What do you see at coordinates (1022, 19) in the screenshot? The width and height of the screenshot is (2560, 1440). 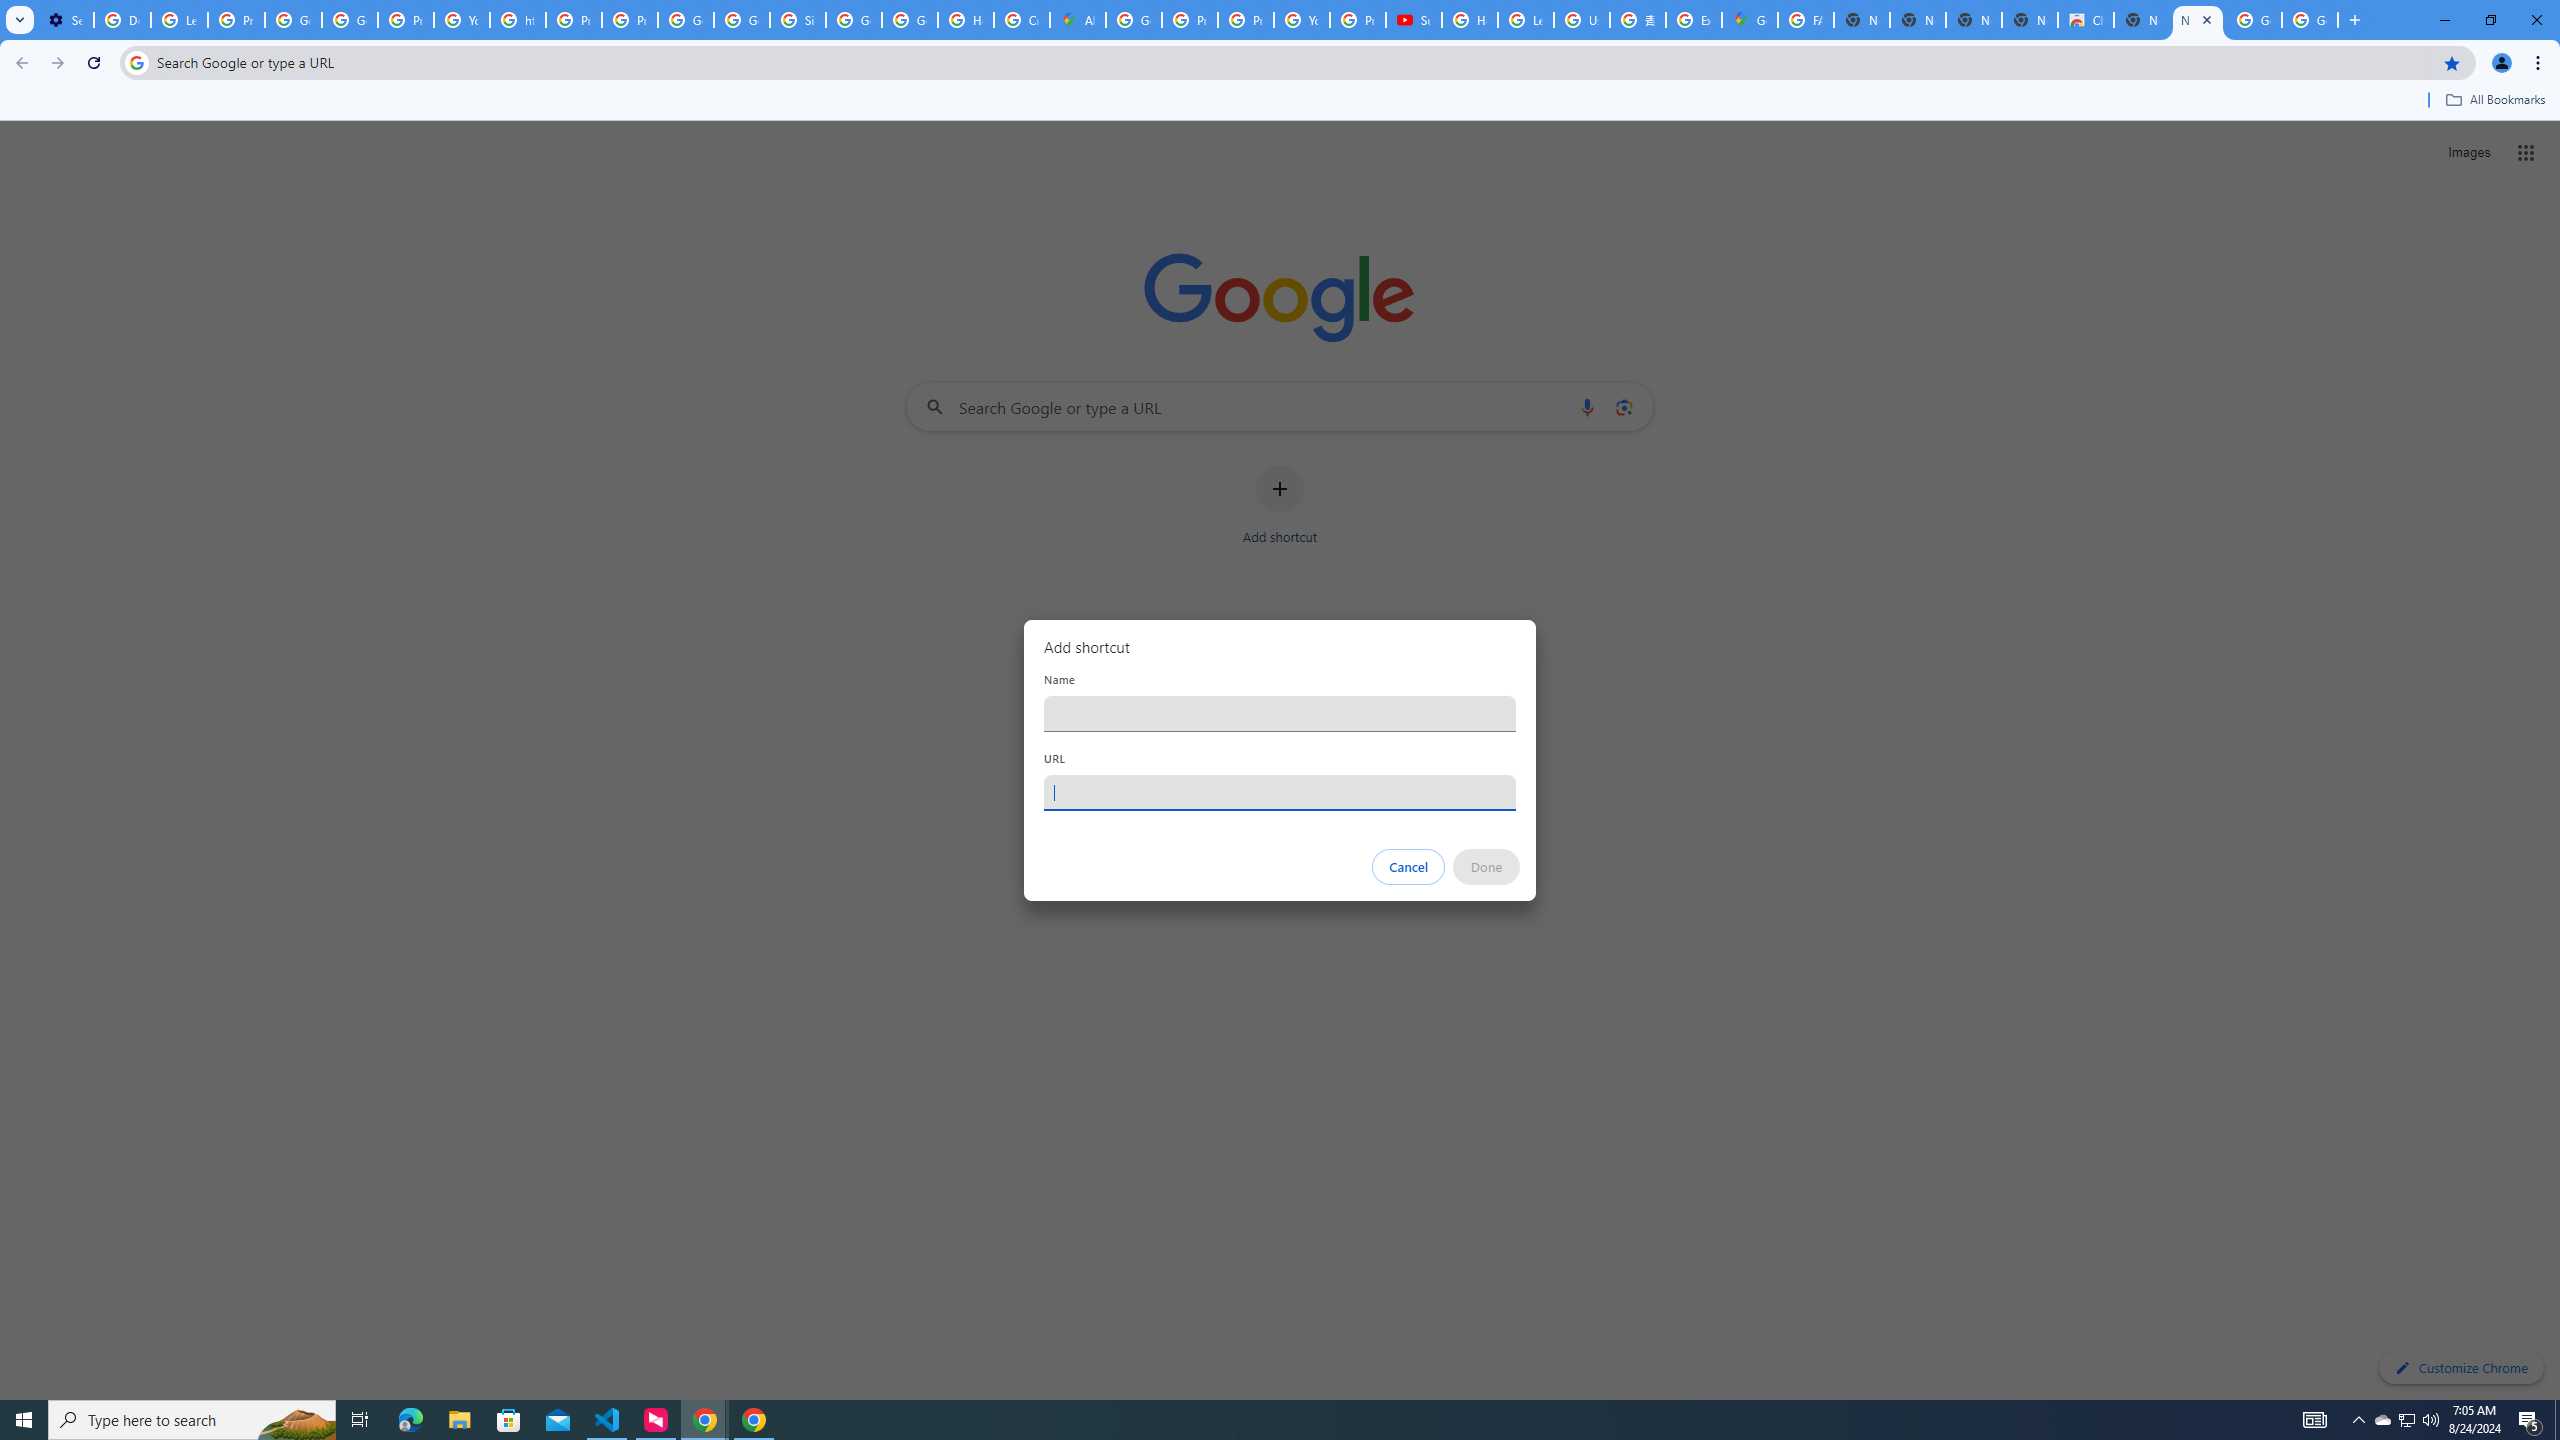 I see `'Create your Google Account'` at bounding box center [1022, 19].